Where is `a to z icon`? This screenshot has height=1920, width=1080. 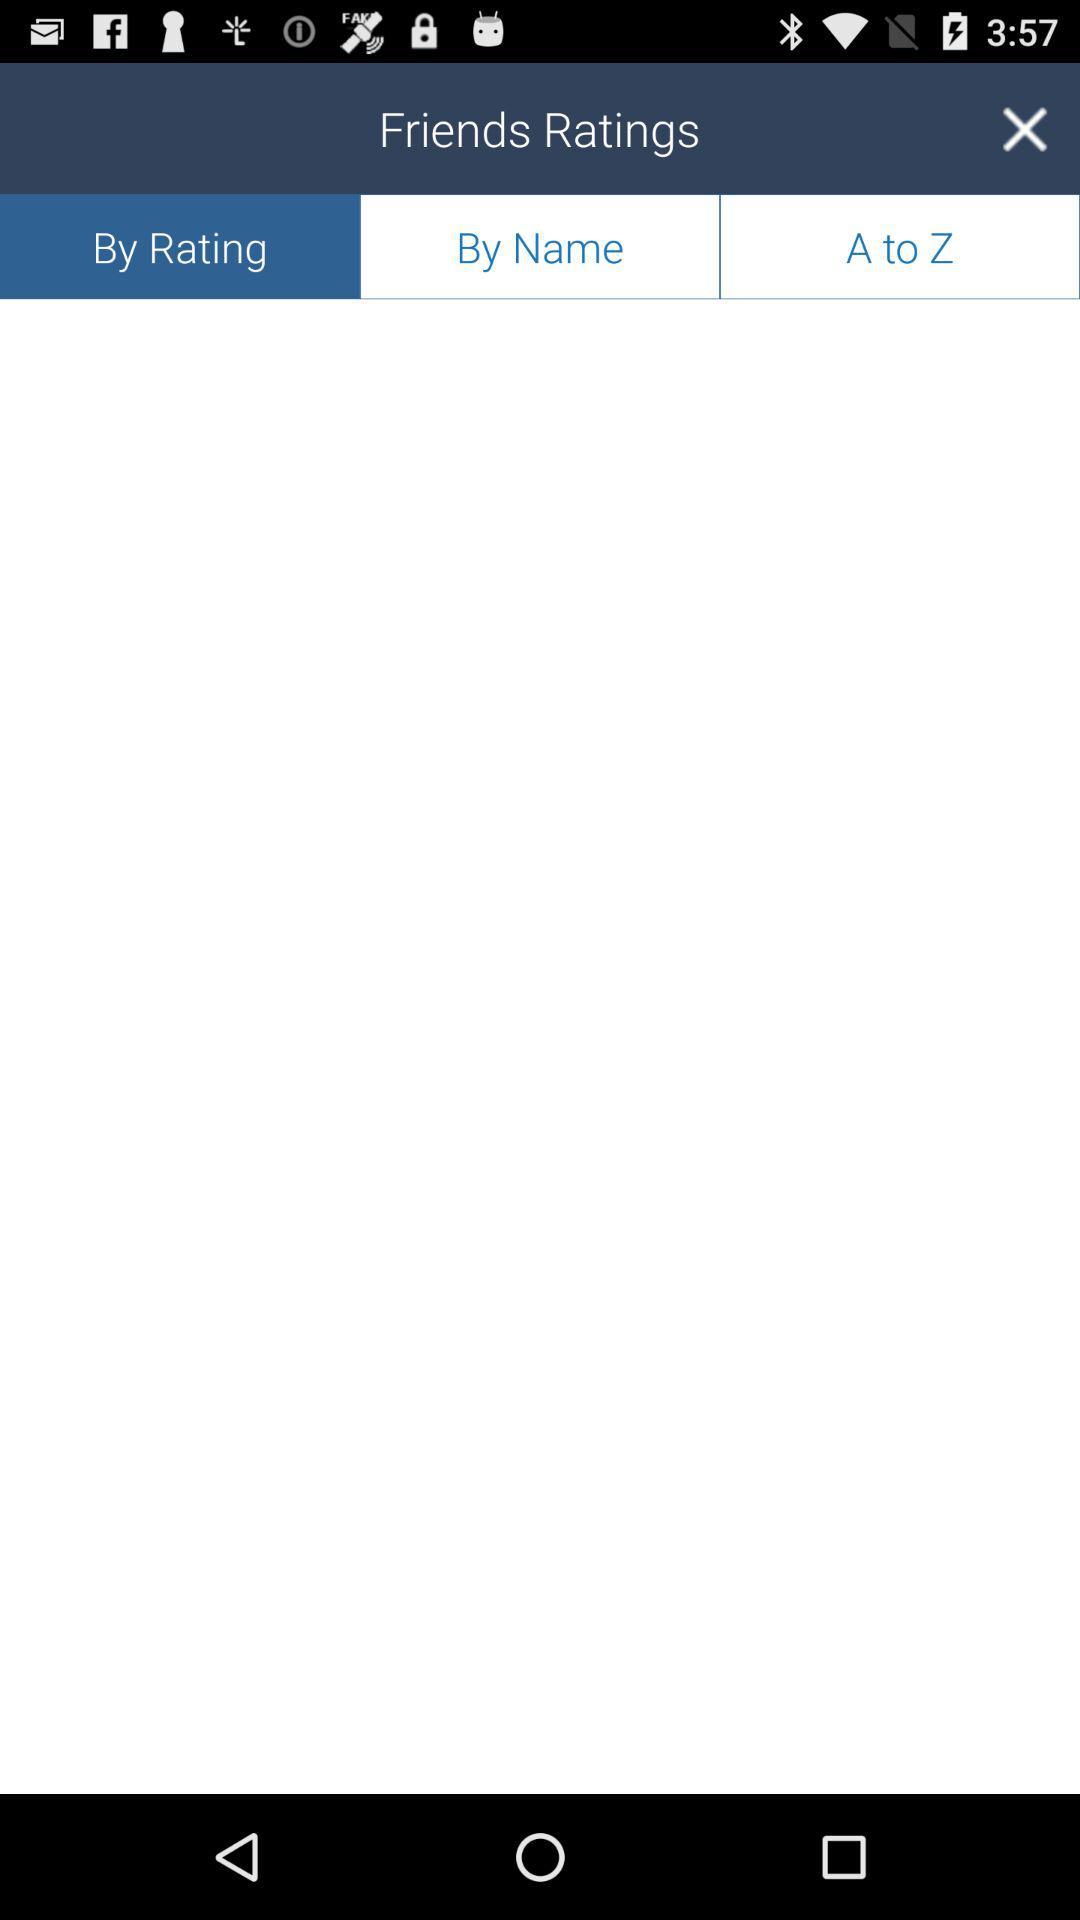 a to z icon is located at coordinates (898, 245).